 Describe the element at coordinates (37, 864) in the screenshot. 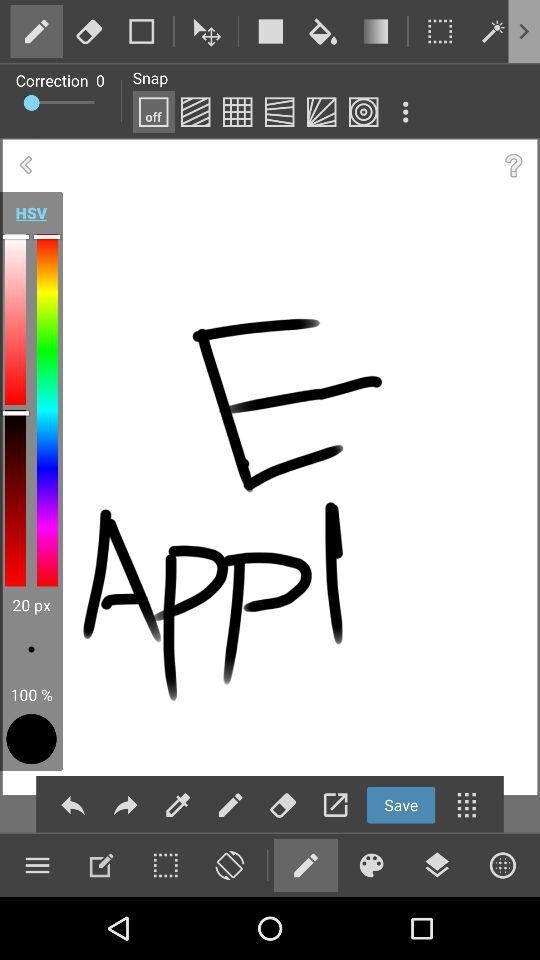

I see `the menu icon` at that location.